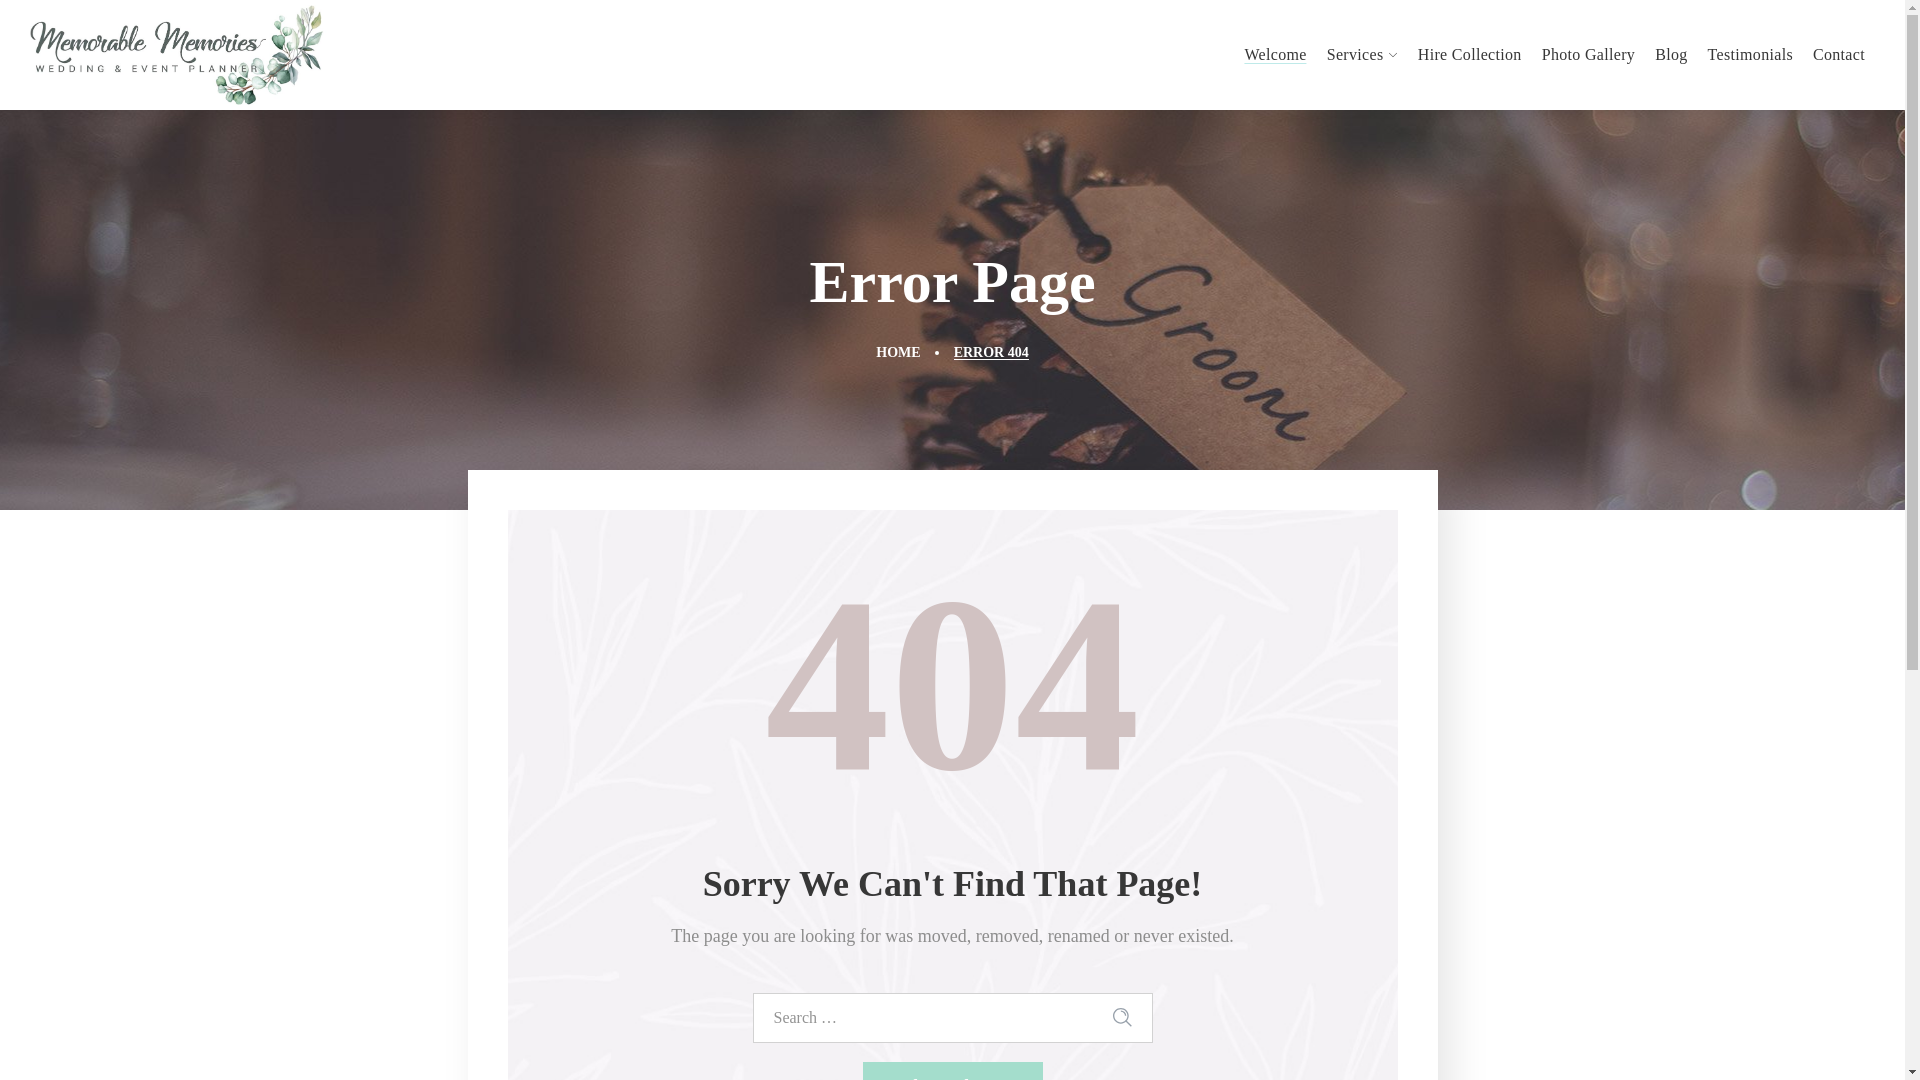 The height and width of the screenshot is (1080, 1920). I want to click on 'Hire Collection', so click(1406, 53).